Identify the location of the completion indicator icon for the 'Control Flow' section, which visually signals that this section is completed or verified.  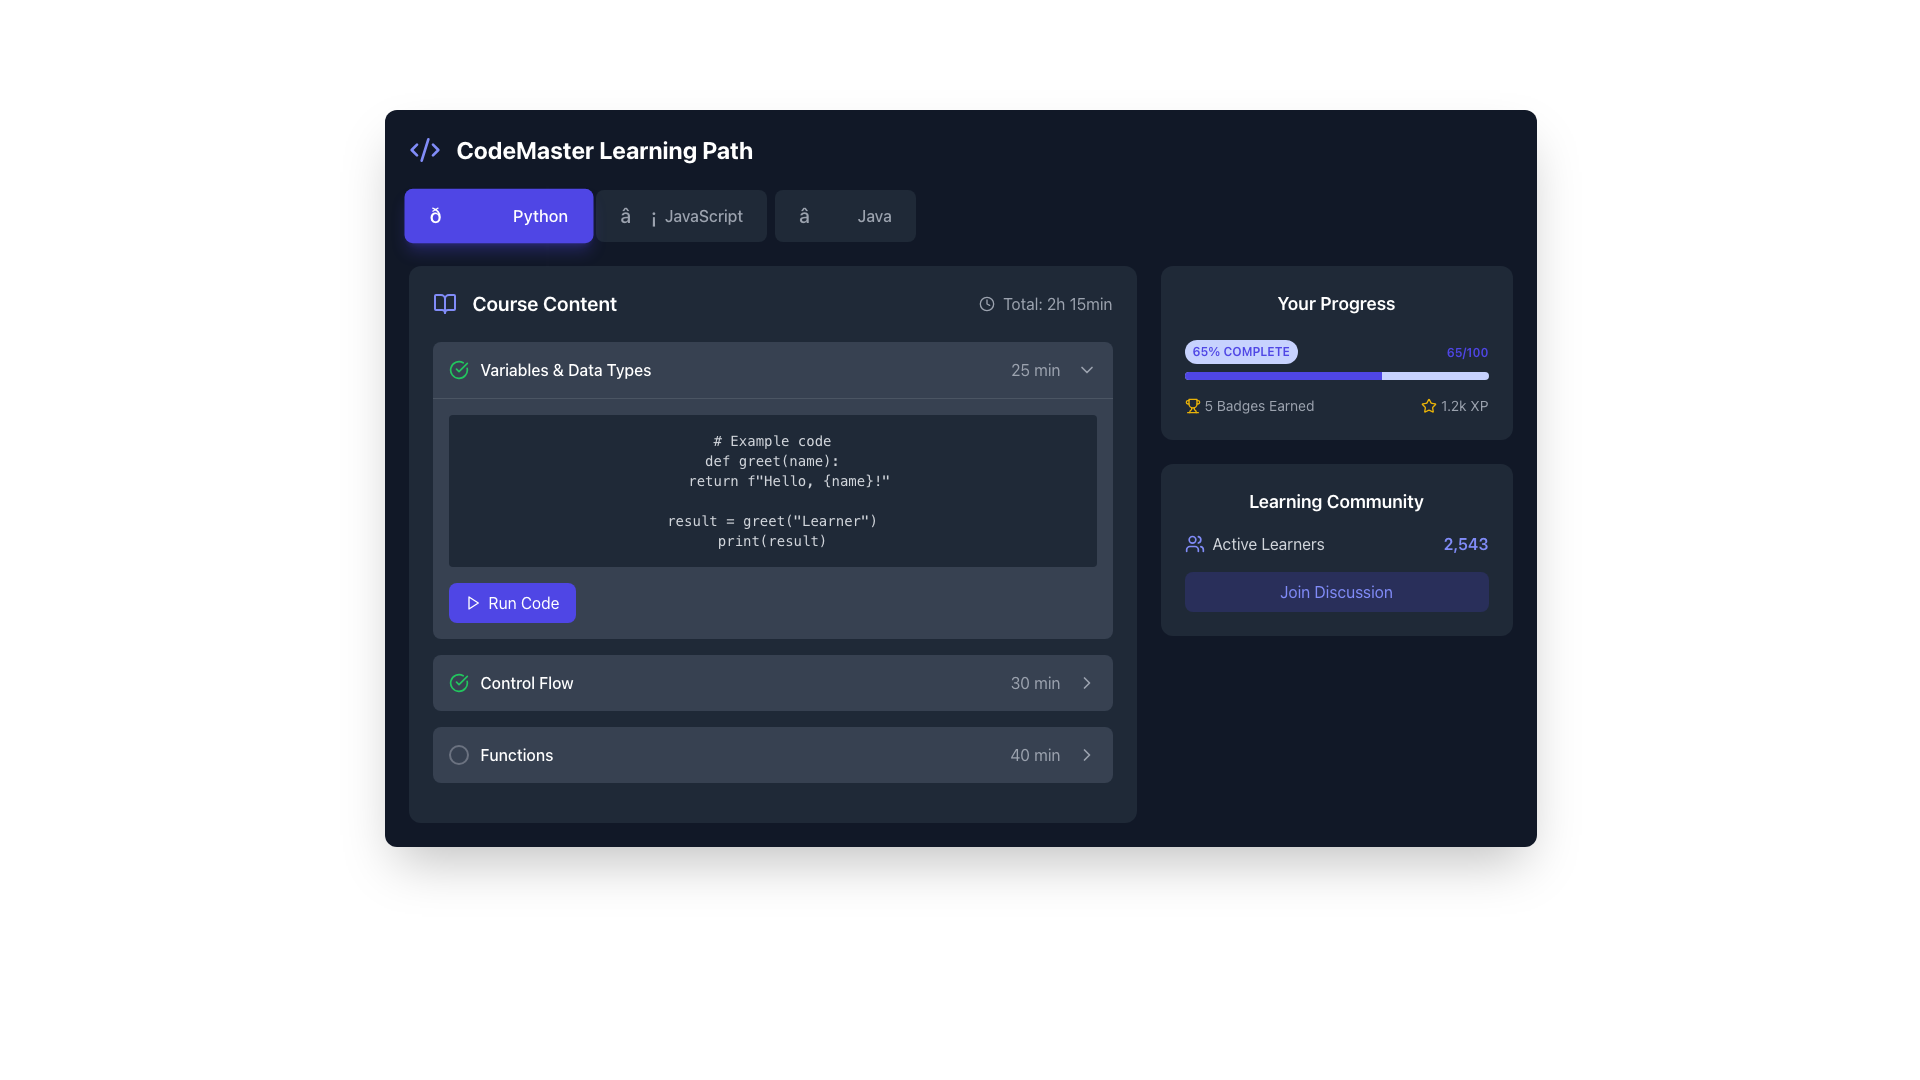
(457, 681).